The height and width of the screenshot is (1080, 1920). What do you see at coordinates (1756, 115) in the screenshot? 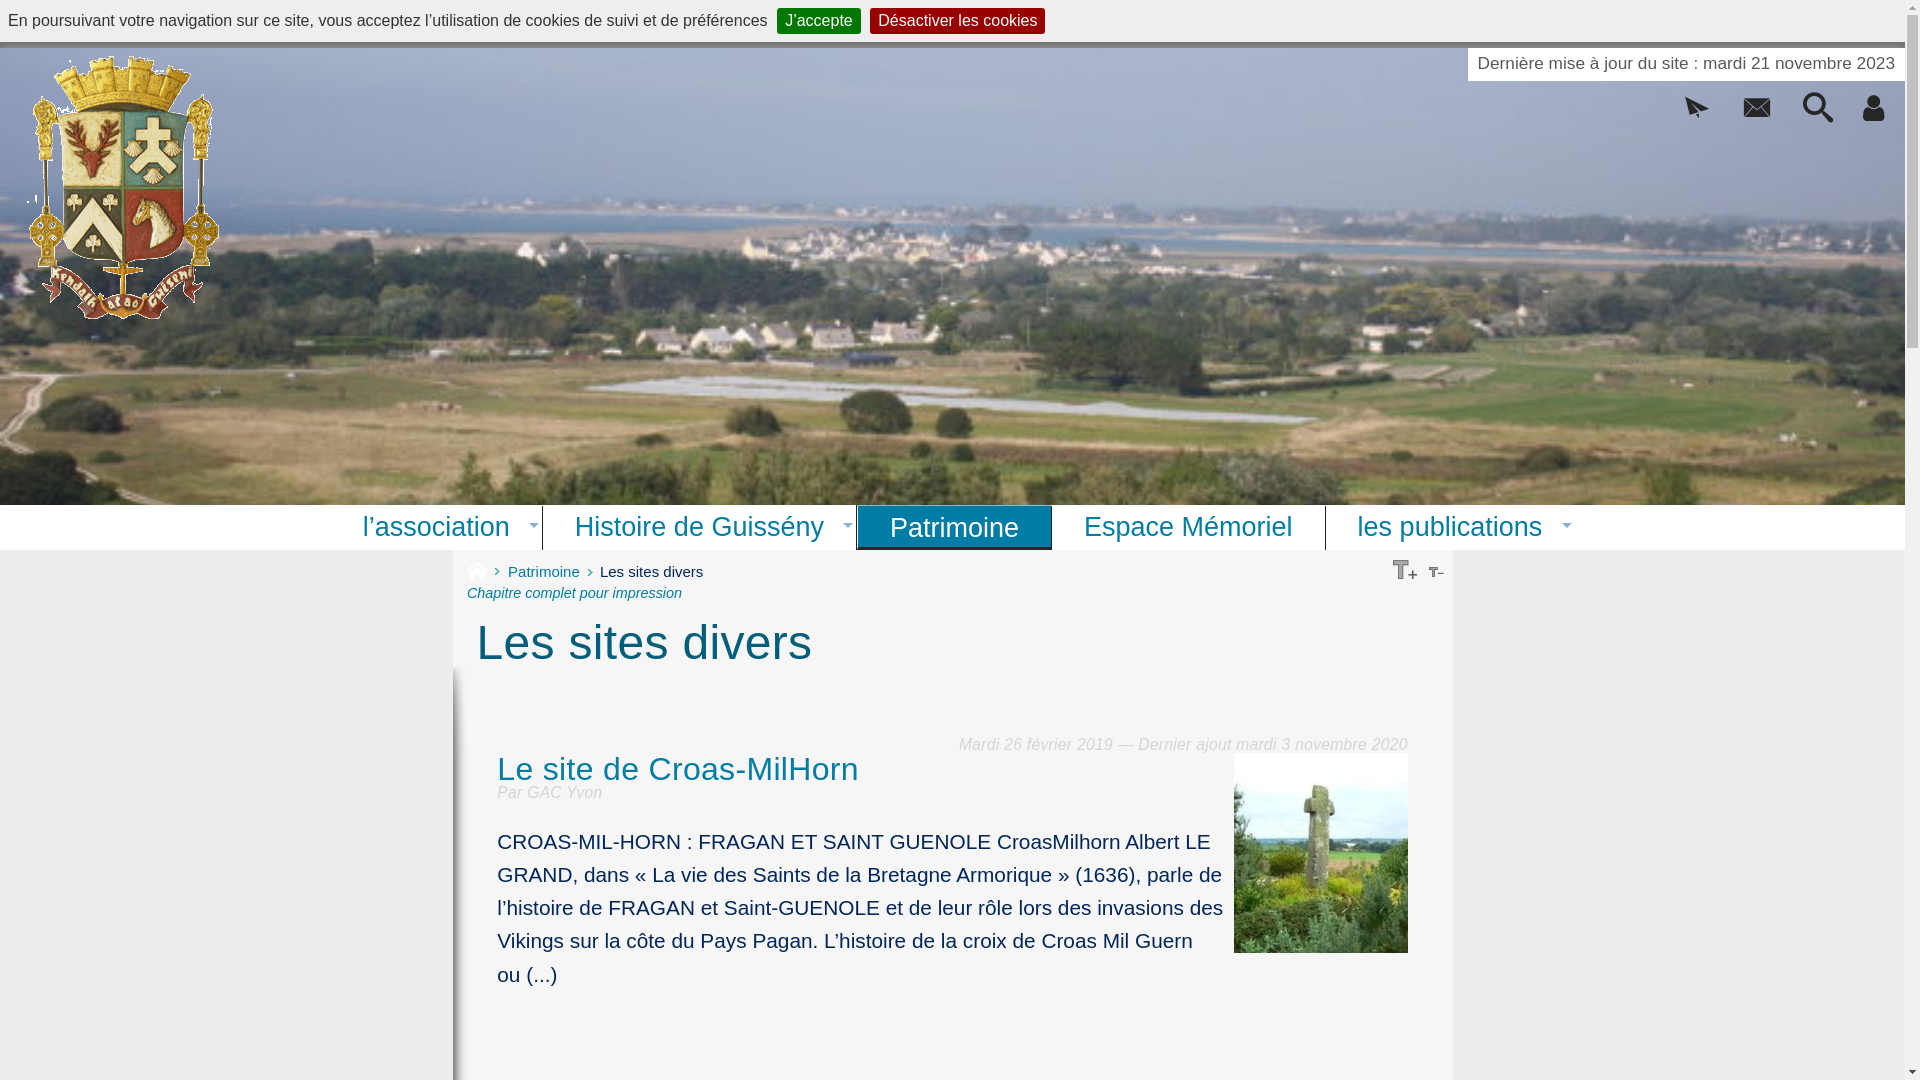
I see `'Contact'` at bounding box center [1756, 115].